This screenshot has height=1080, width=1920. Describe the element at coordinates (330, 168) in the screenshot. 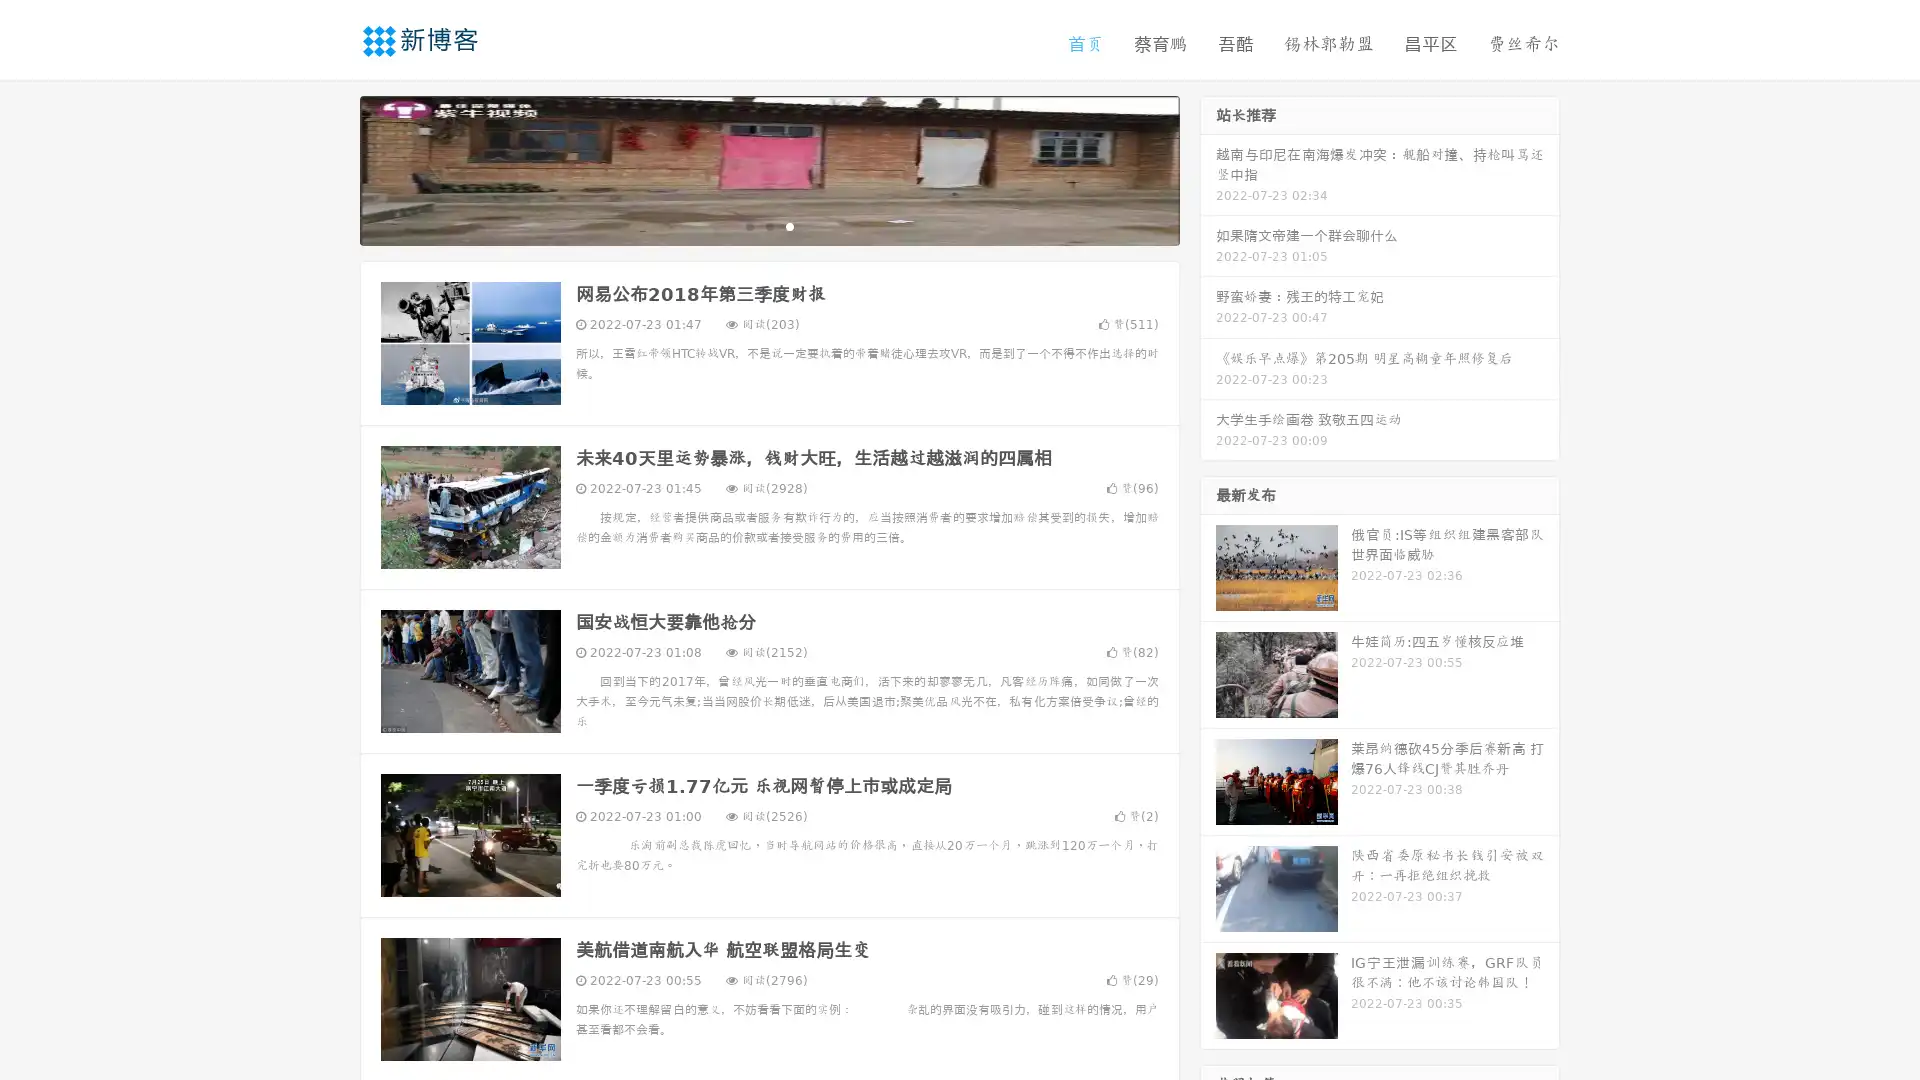

I see `Previous slide` at that location.